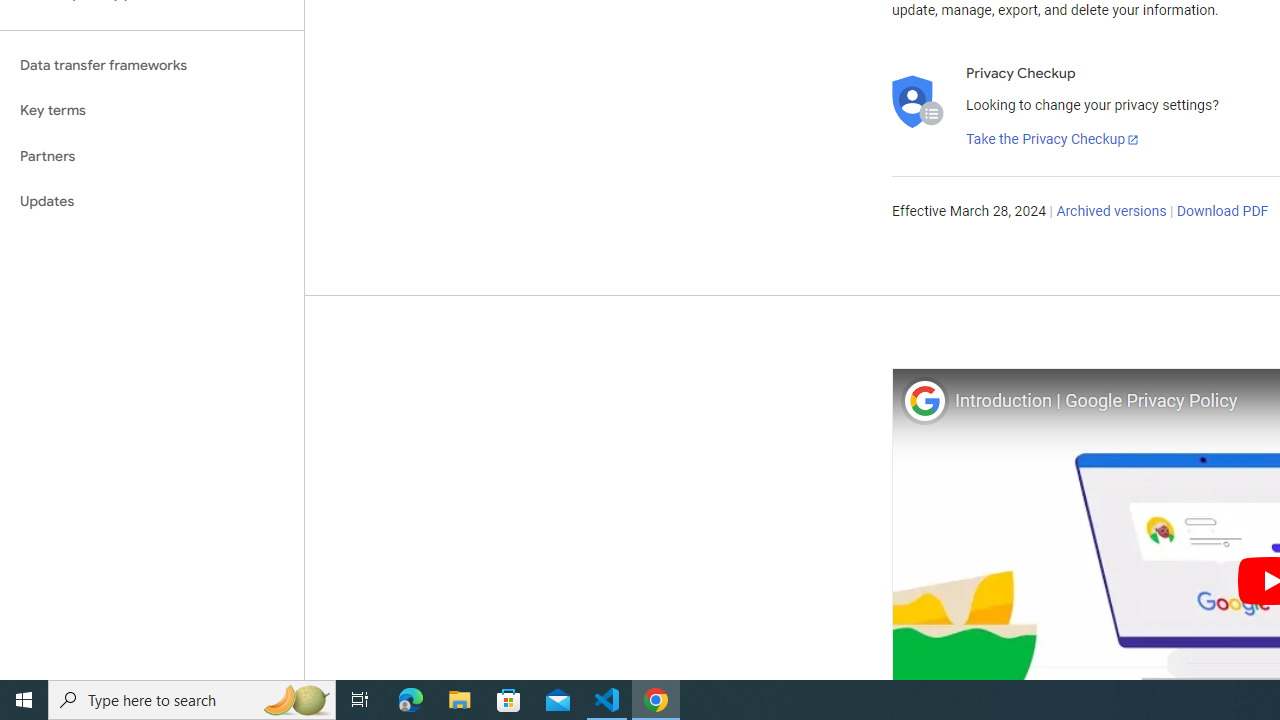 This screenshot has width=1280, height=720. I want to click on 'Photo image of Google', so click(923, 400).